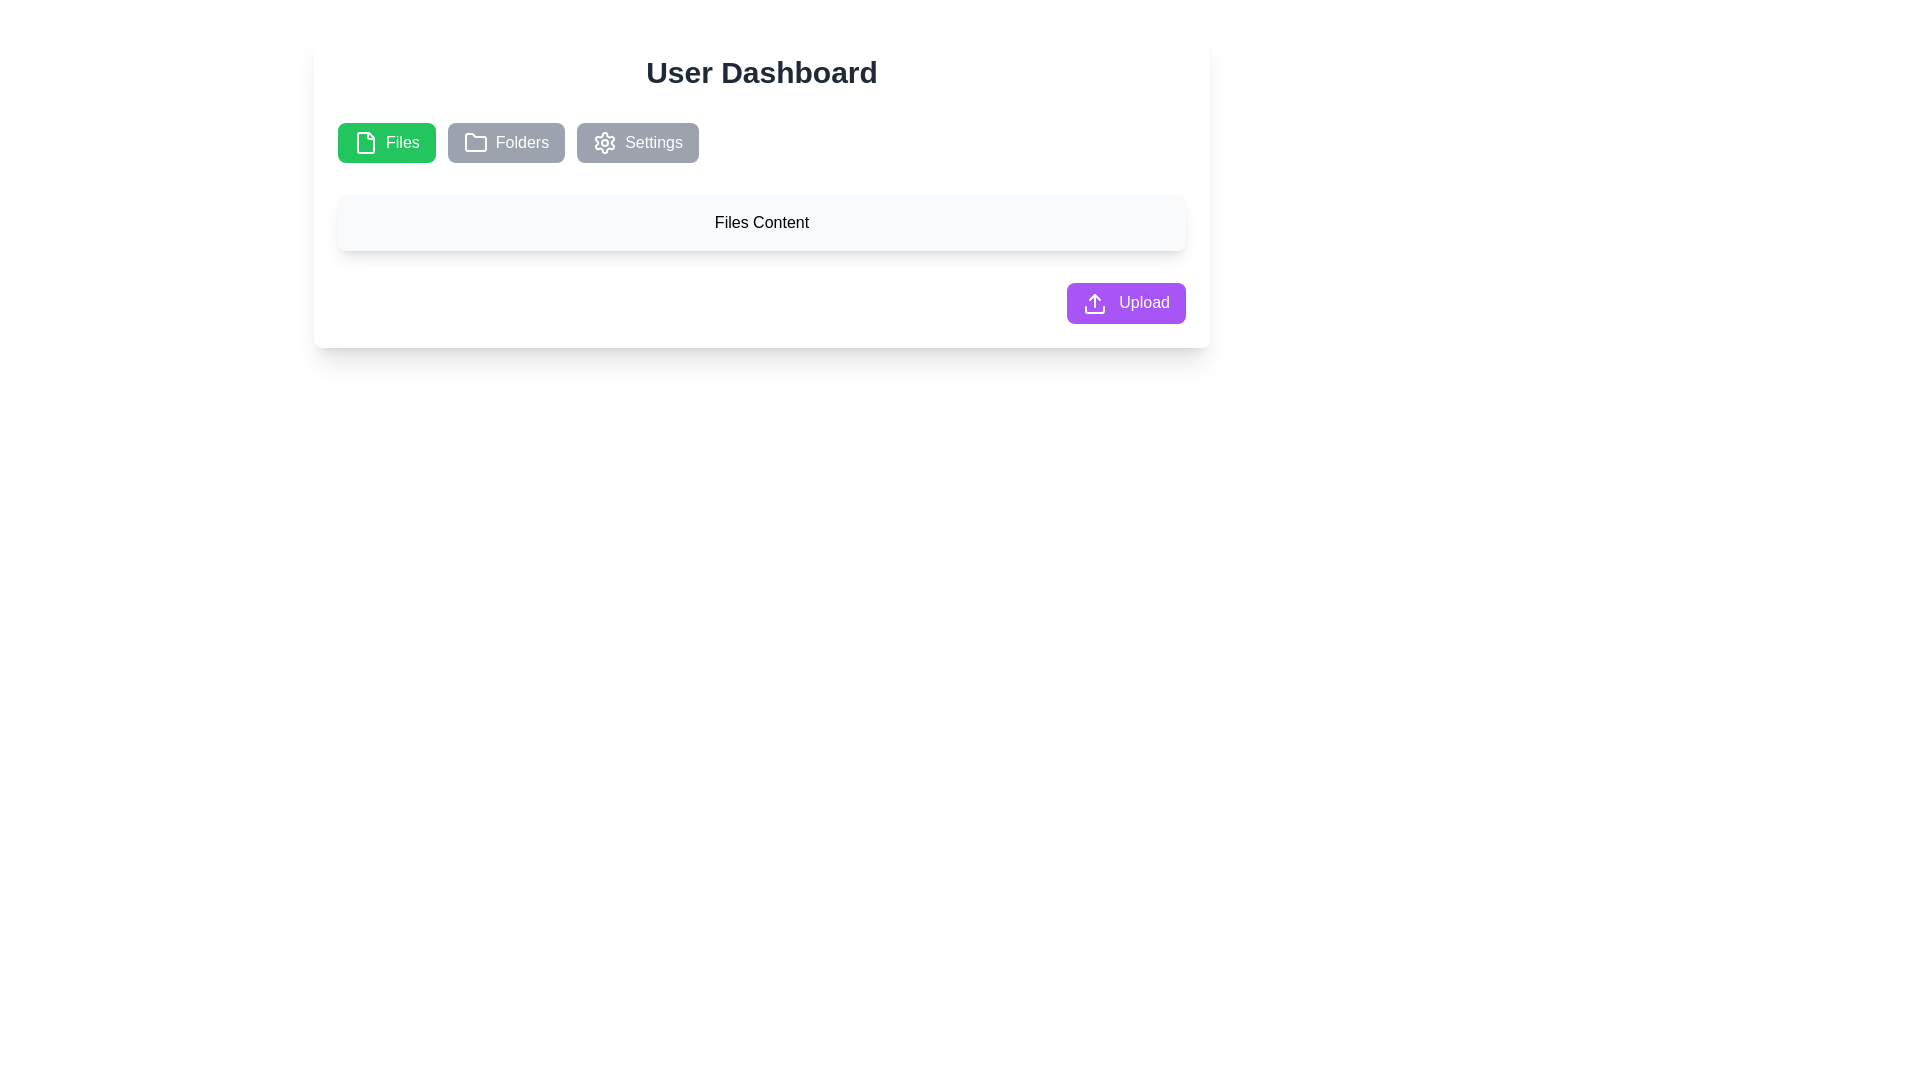 The width and height of the screenshot is (1920, 1080). What do you see at coordinates (522, 141) in the screenshot?
I see `the descriptive text label for the 'Folders' button, located between the 'Files' and 'Settings' buttons at the top of the interface` at bounding box center [522, 141].